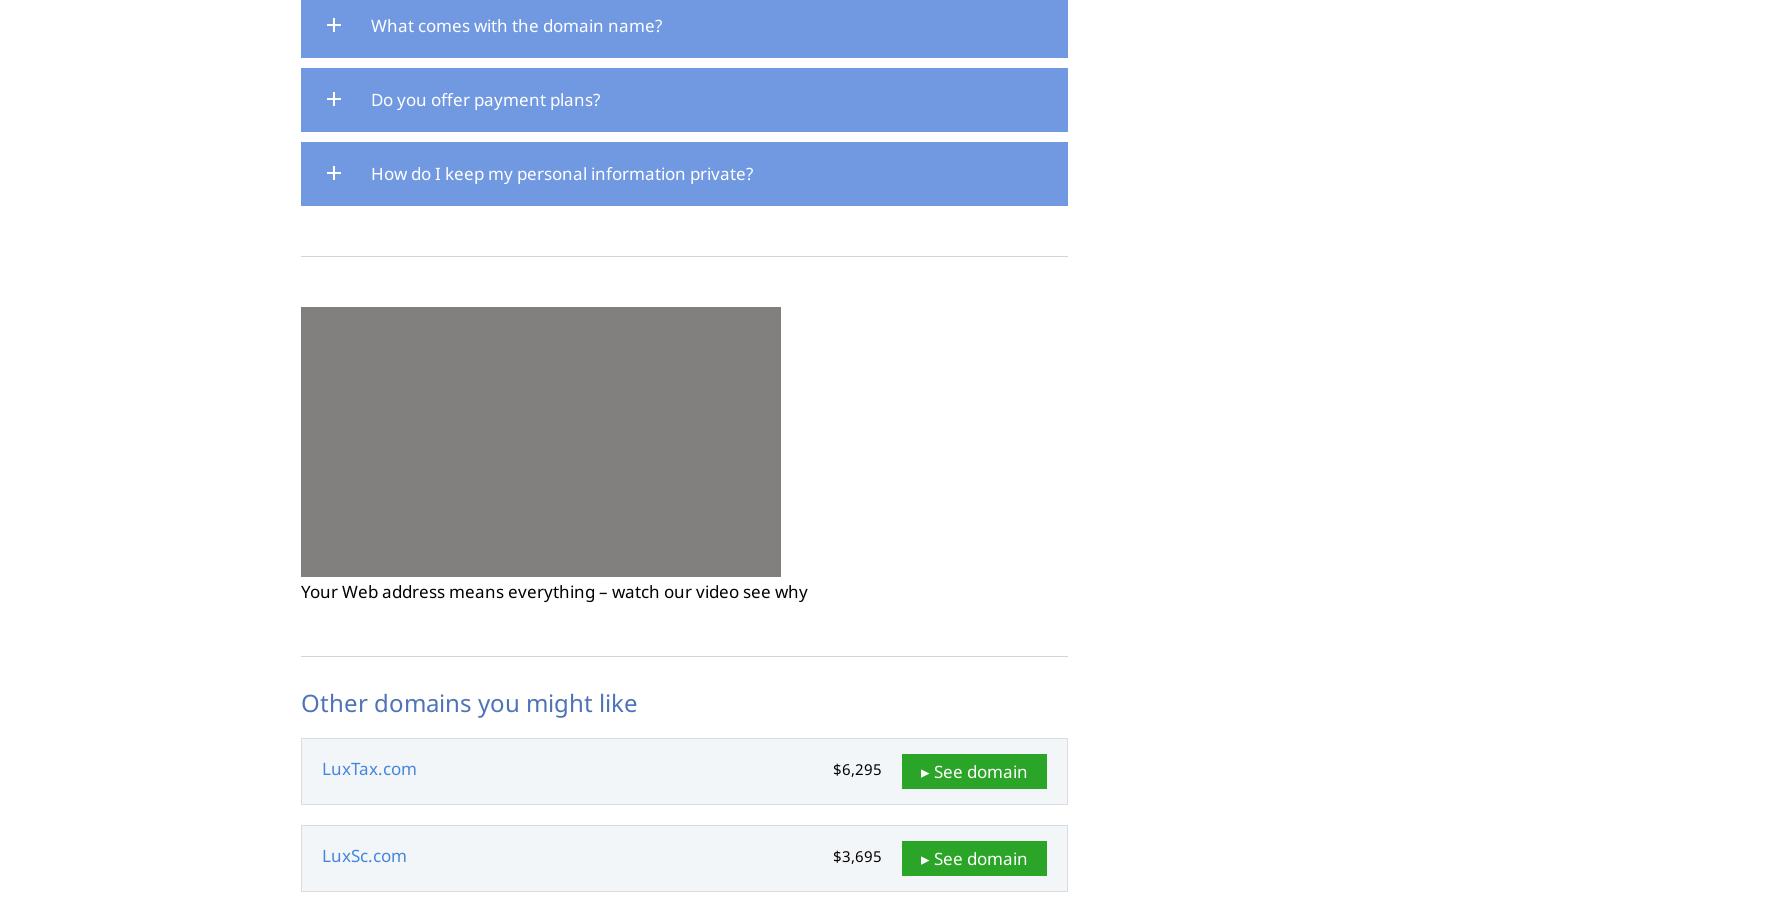 This screenshot has width=1772, height=903. What do you see at coordinates (468, 701) in the screenshot?
I see `'Other domains you might like'` at bounding box center [468, 701].